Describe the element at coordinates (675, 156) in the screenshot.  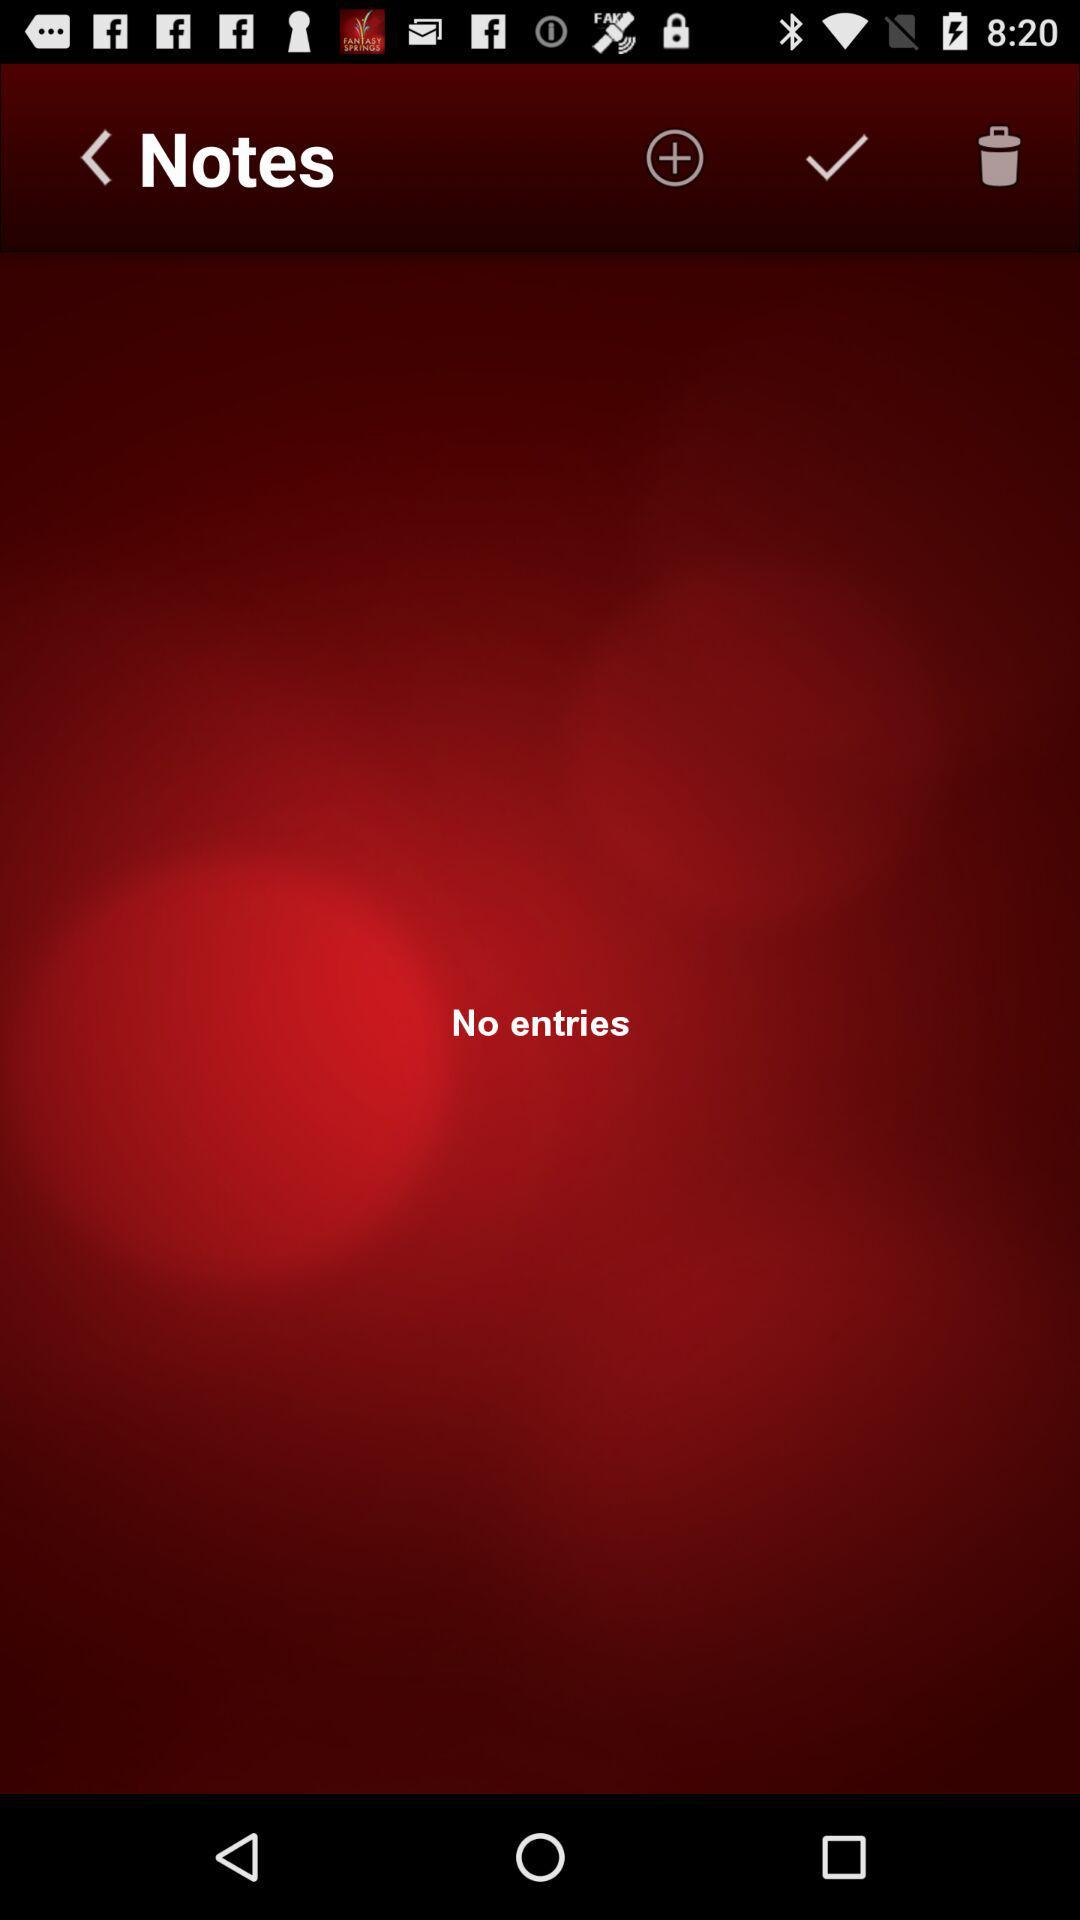
I see `notes` at that location.